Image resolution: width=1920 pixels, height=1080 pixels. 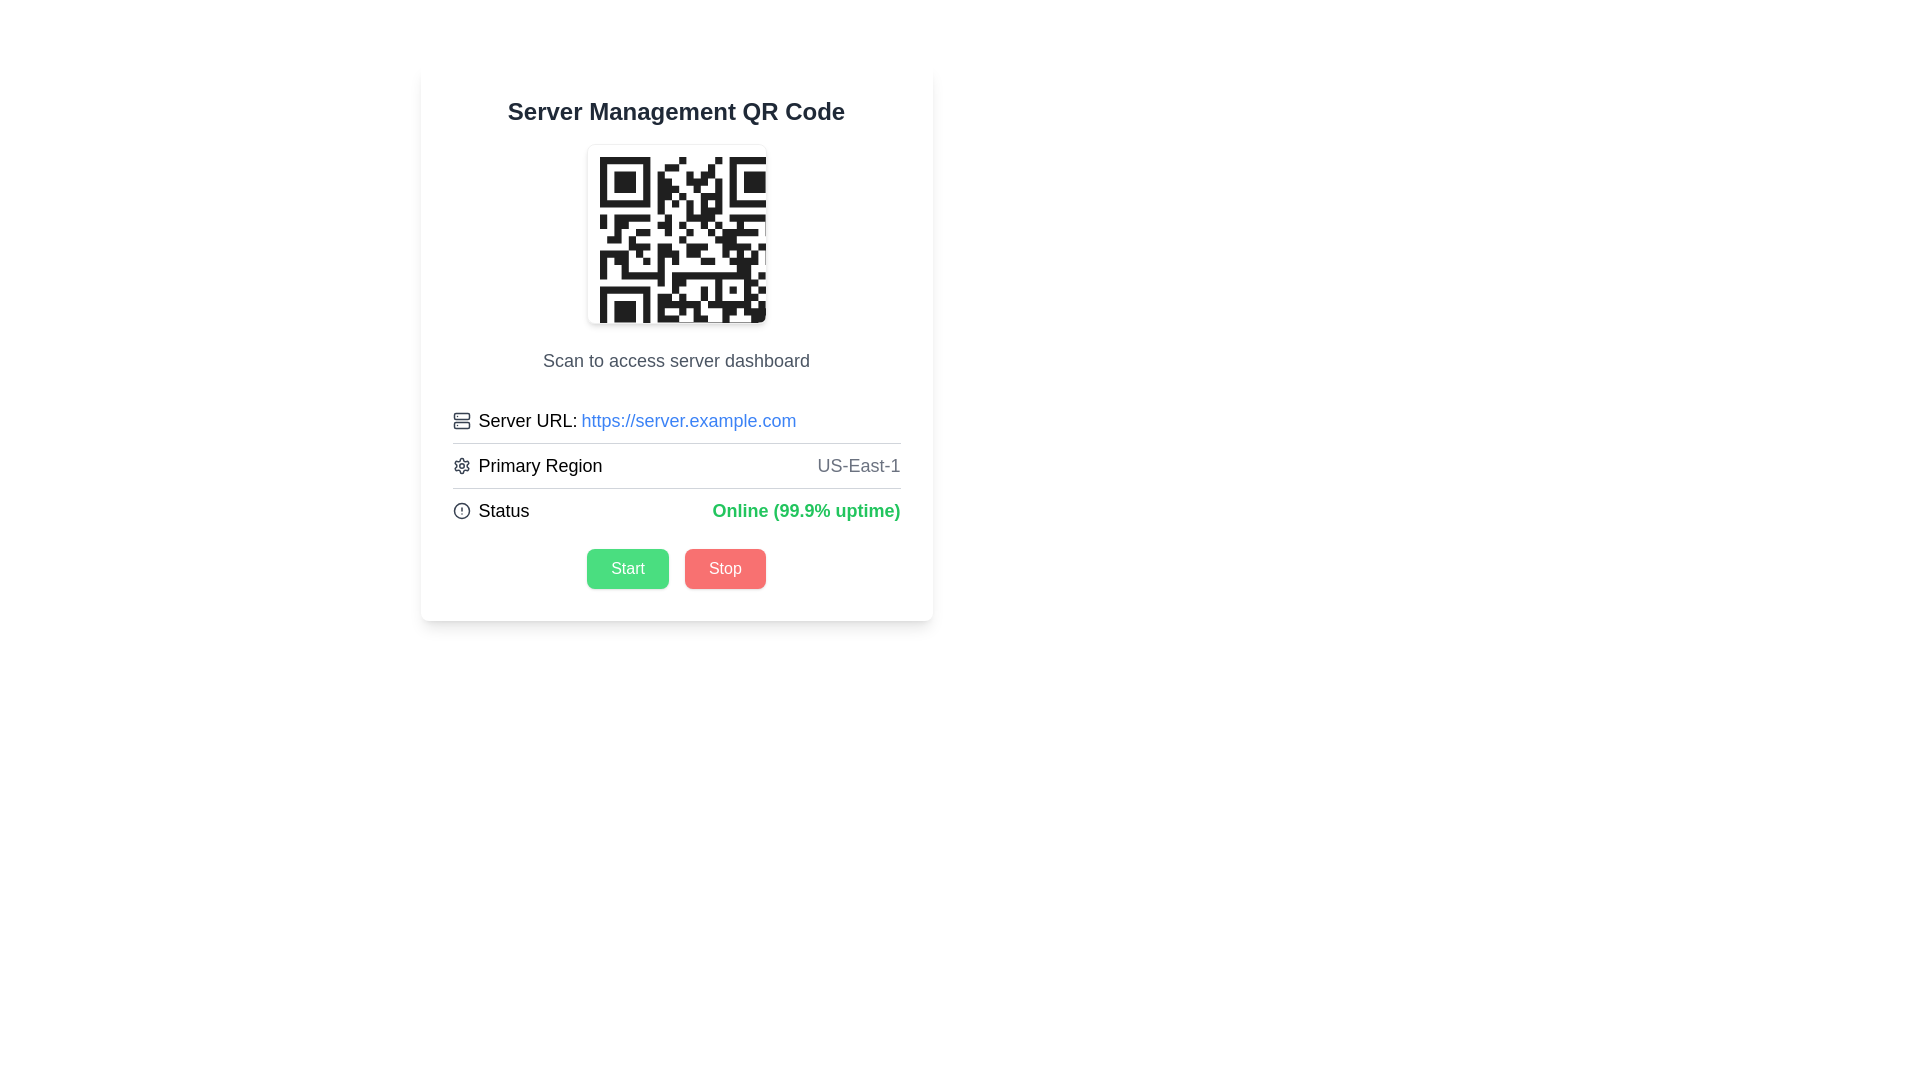 I want to click on the Label element that displays the text 'Scan, so click(x=676, y=361).